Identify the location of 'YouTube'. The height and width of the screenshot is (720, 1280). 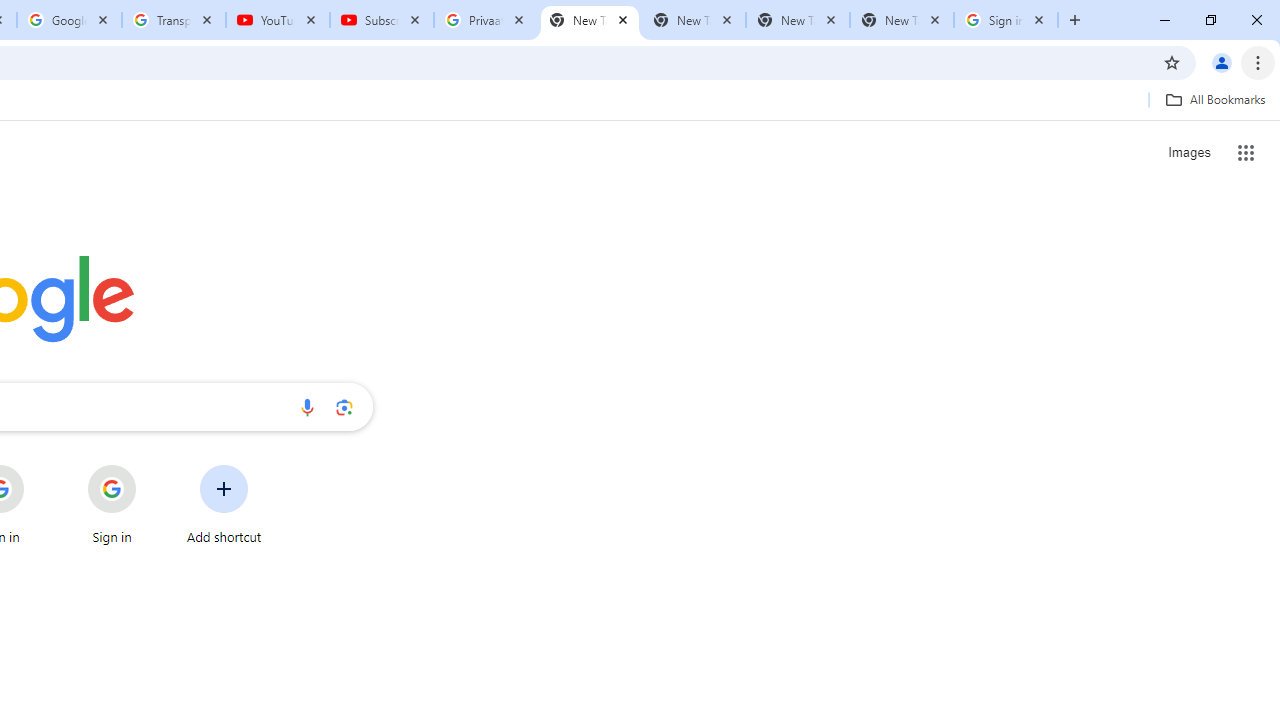
(277, 20).